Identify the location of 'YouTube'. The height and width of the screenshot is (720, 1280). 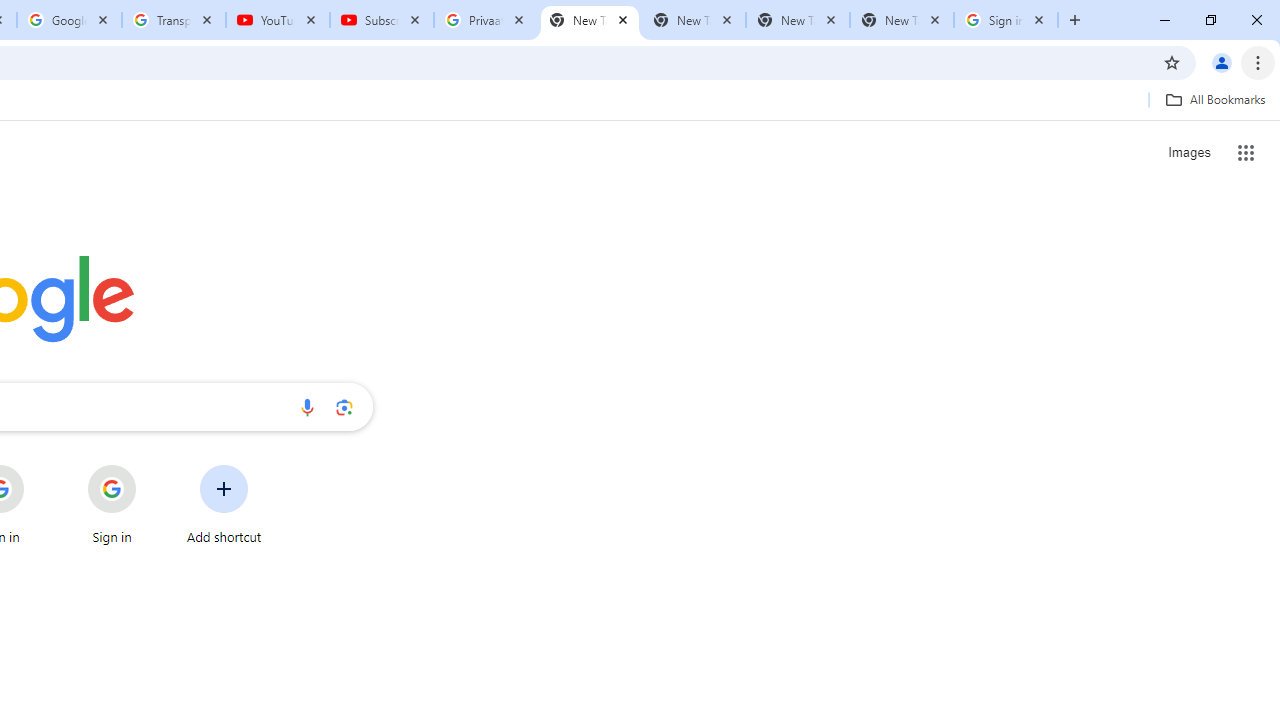
(277, 20).